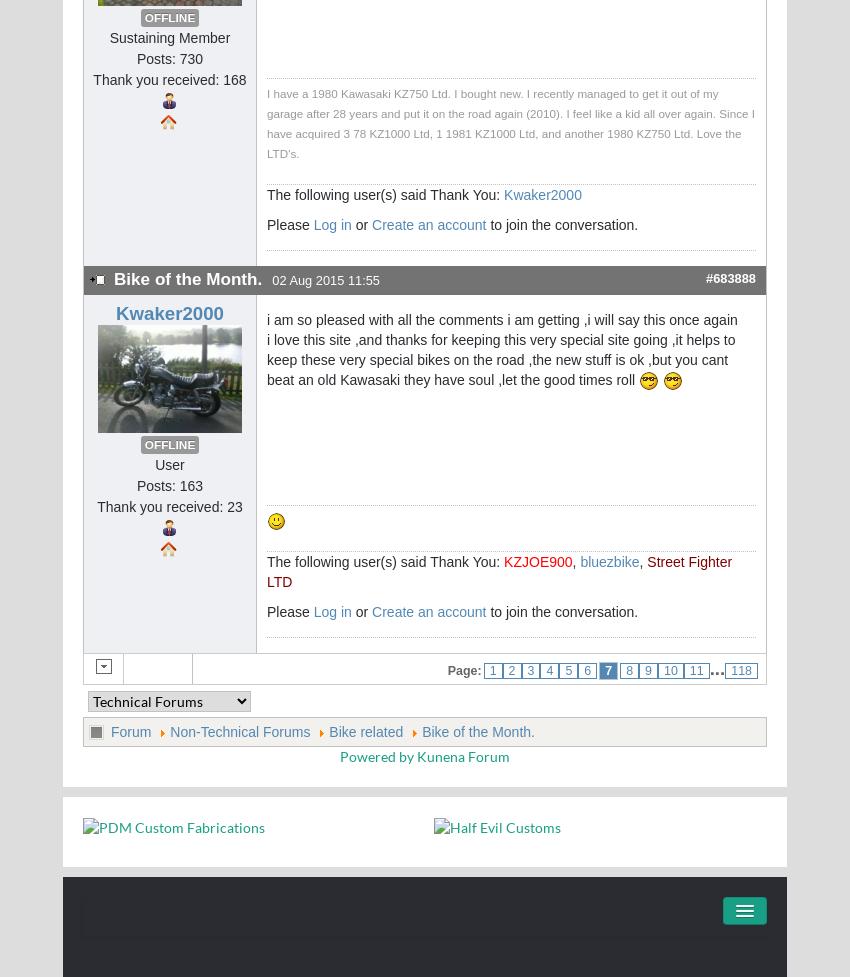  Describe the element at coordinates (499, 571) in the screenshot. I see `'Street Fighter LTD'` at that location.